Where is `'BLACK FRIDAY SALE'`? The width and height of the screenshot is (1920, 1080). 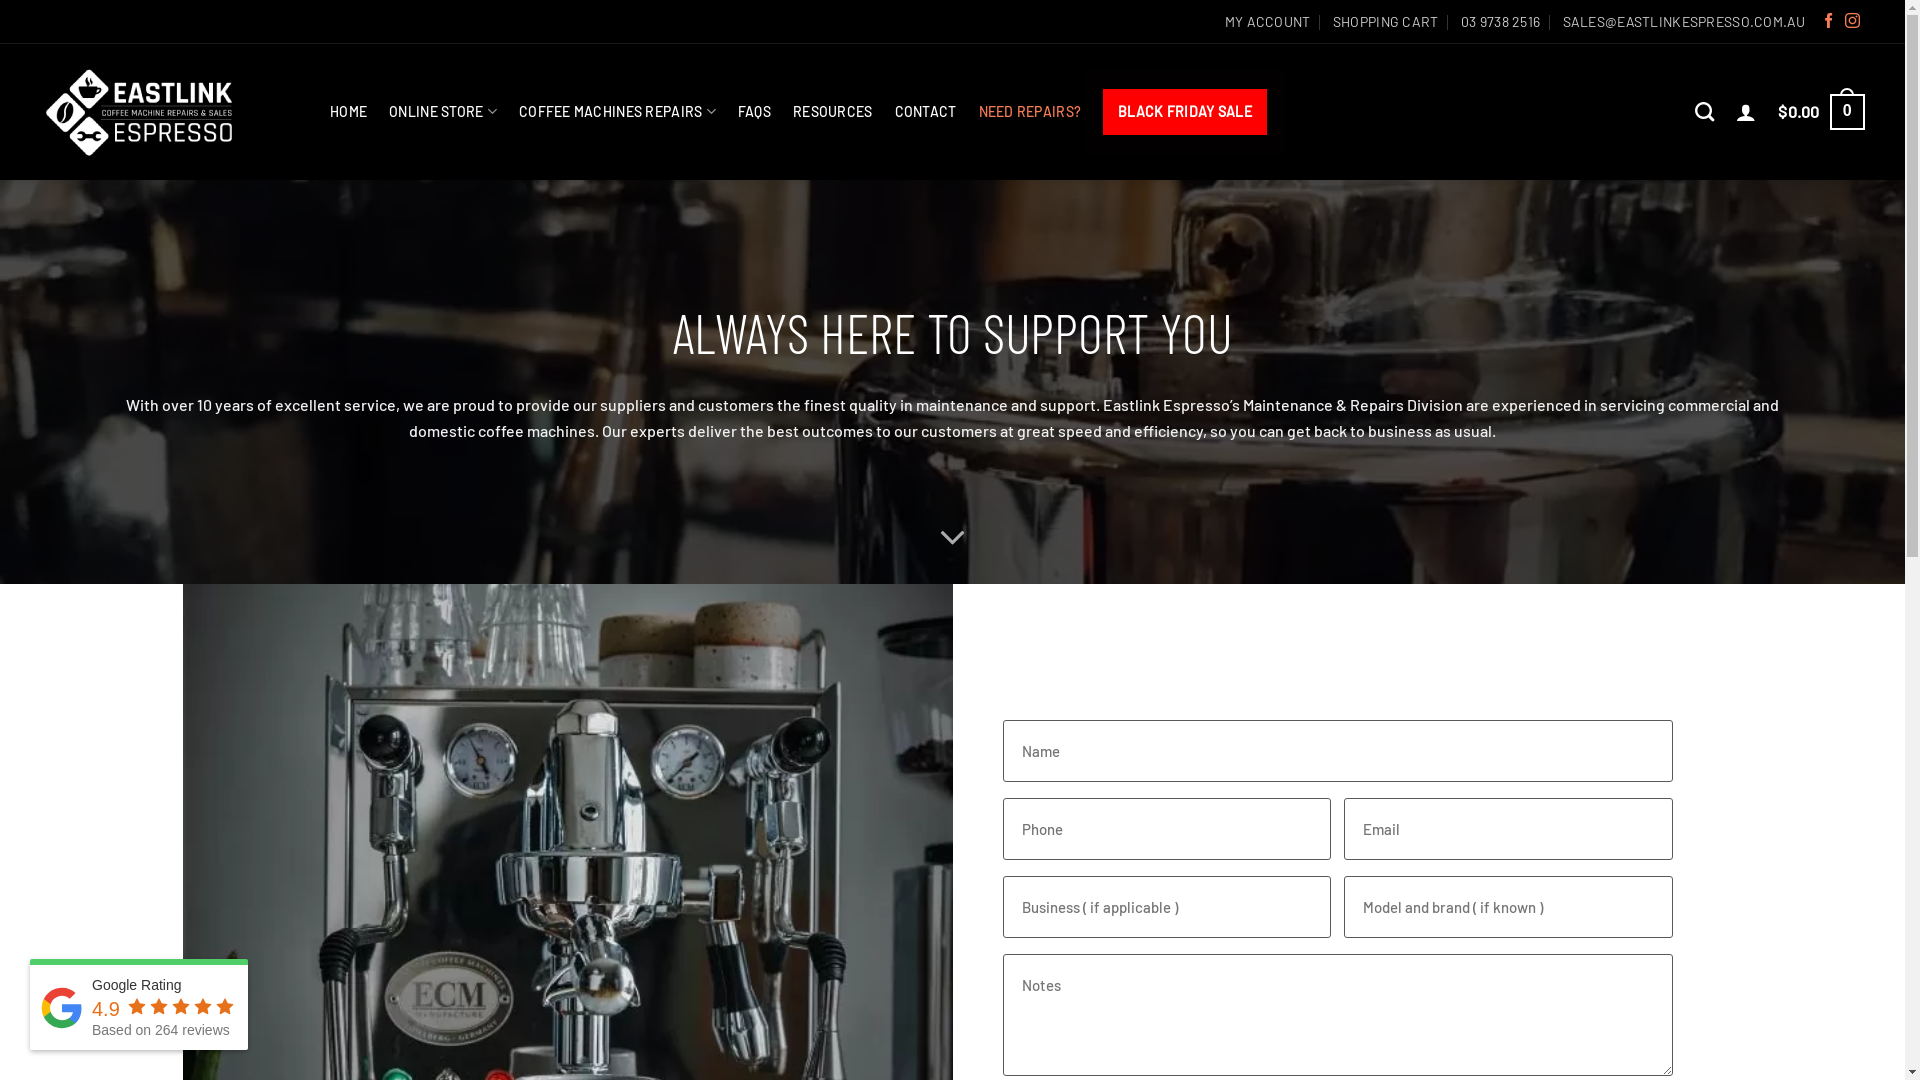 'BLACK FRIDAY SALE' is located at coordinates (1185, 111).